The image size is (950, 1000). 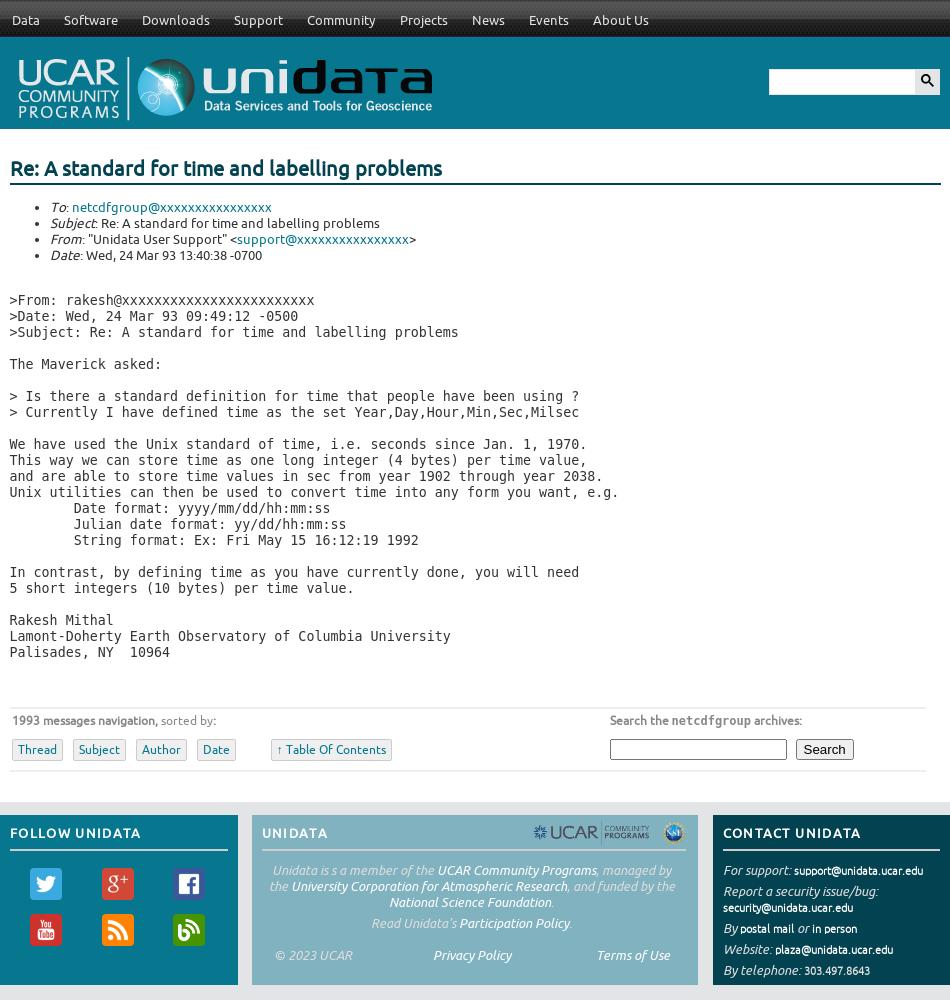 What do you see at coordinates (798, 890) in the screenshot?
I see `'Report a security issue/bug:'` at bounding box center [798, 890].